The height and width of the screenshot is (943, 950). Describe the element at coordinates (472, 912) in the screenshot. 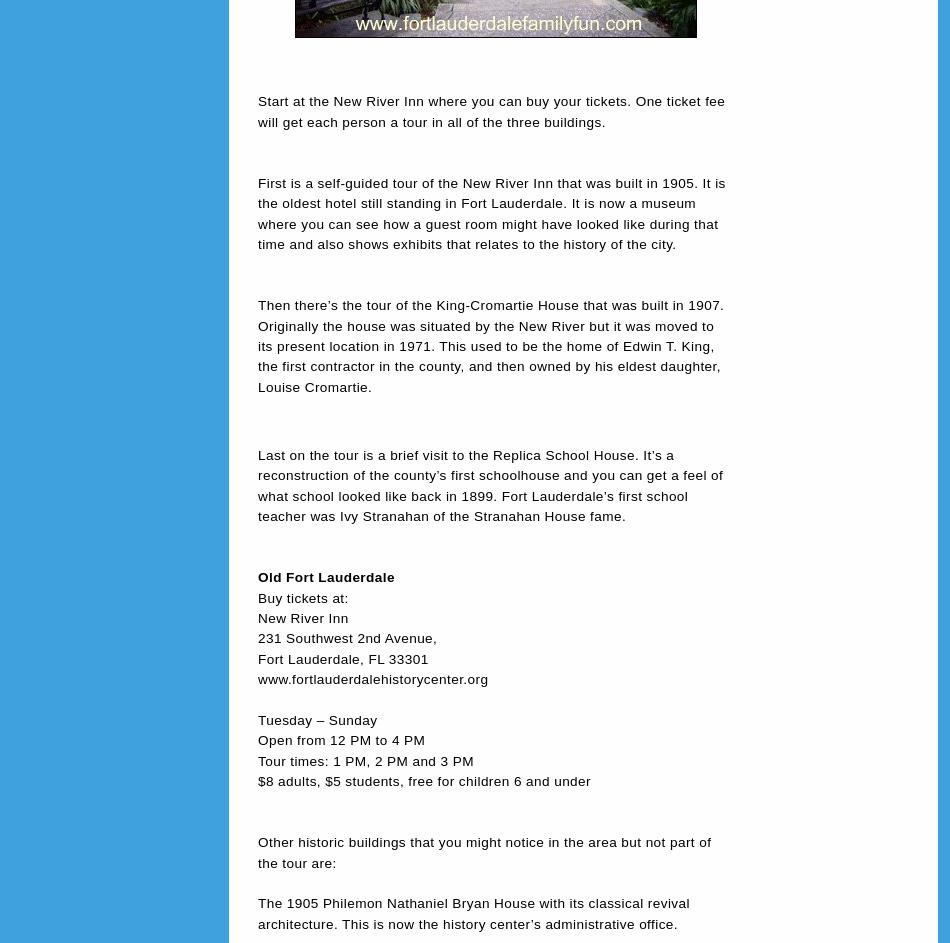

I see `'The 1905 Philemon Nathaniel Bryan House with its classical revival architecture. This is now the history center’s administrative office.'` at that location.